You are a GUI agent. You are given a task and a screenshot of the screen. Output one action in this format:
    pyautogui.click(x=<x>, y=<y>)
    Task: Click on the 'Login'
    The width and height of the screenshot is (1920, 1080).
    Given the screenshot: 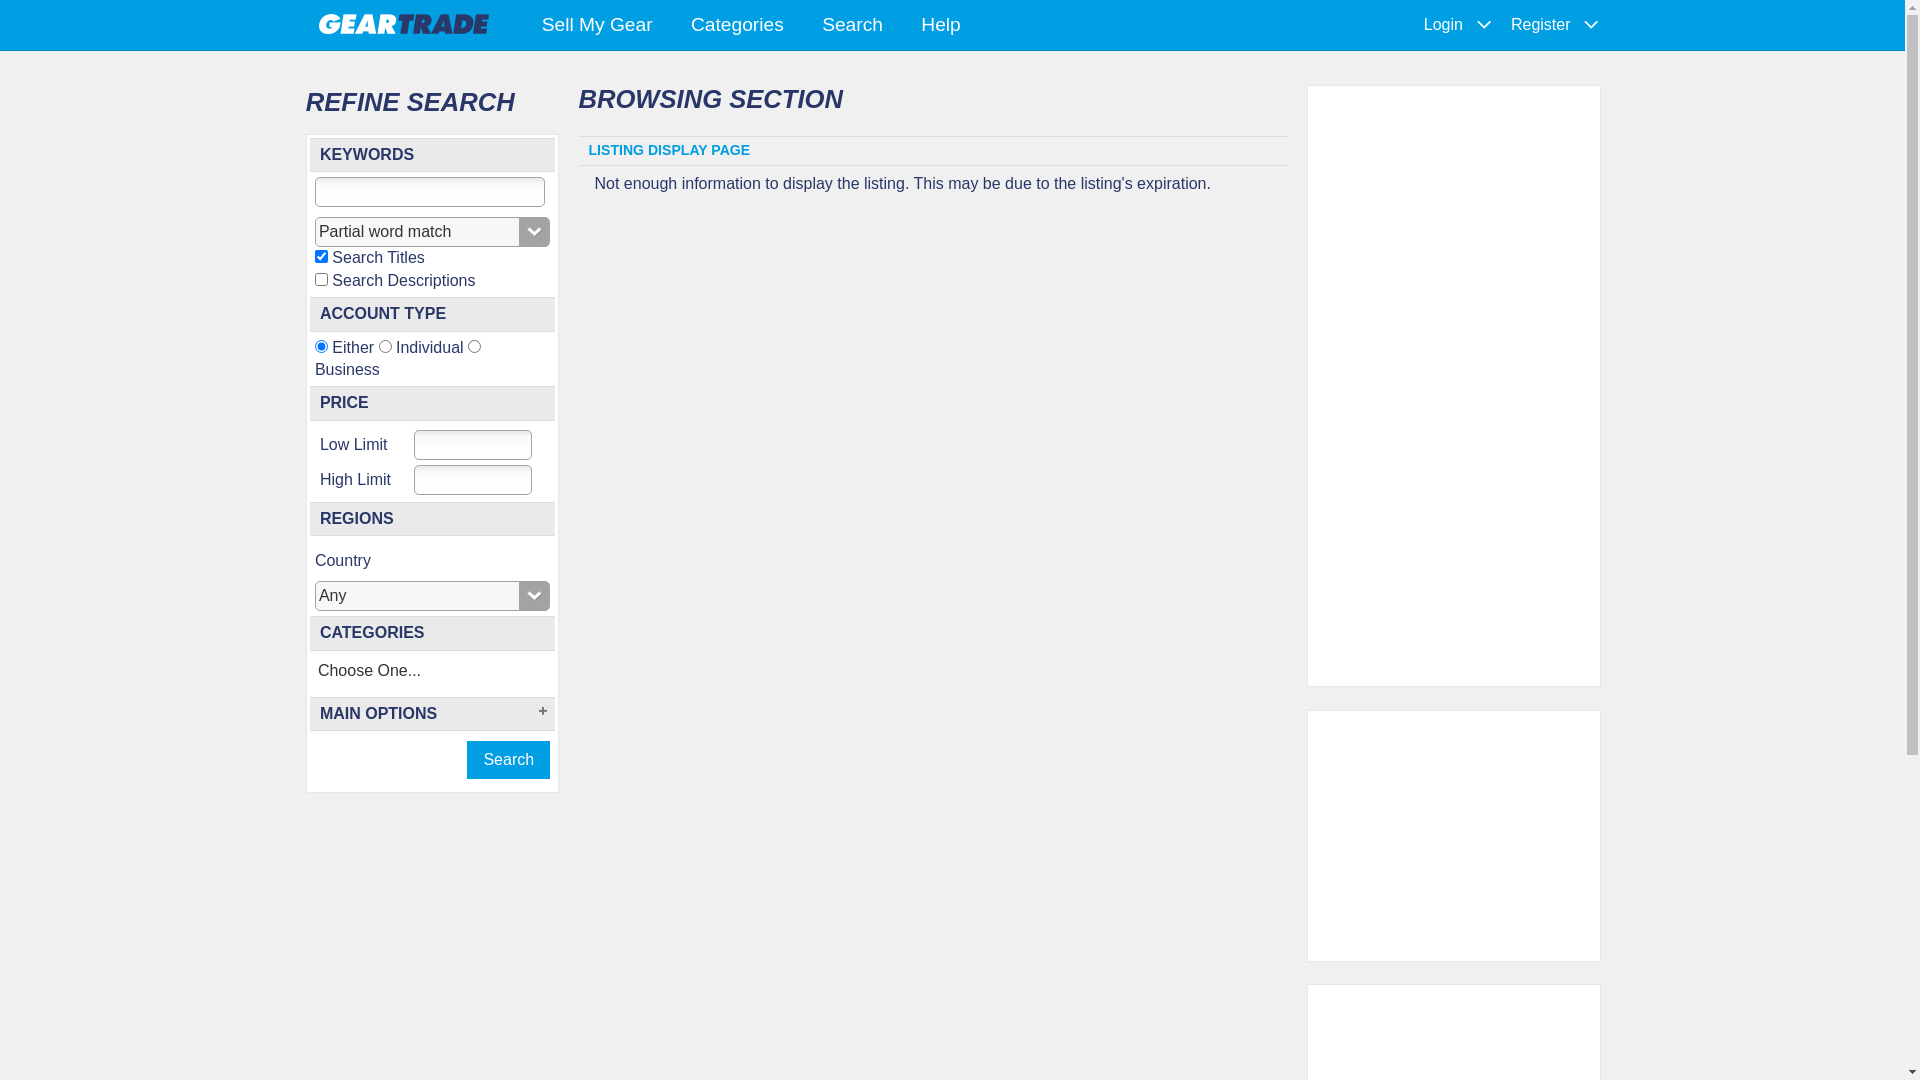 What is the action you would take?
    pyautogui.click(x=1443, y=24)
    